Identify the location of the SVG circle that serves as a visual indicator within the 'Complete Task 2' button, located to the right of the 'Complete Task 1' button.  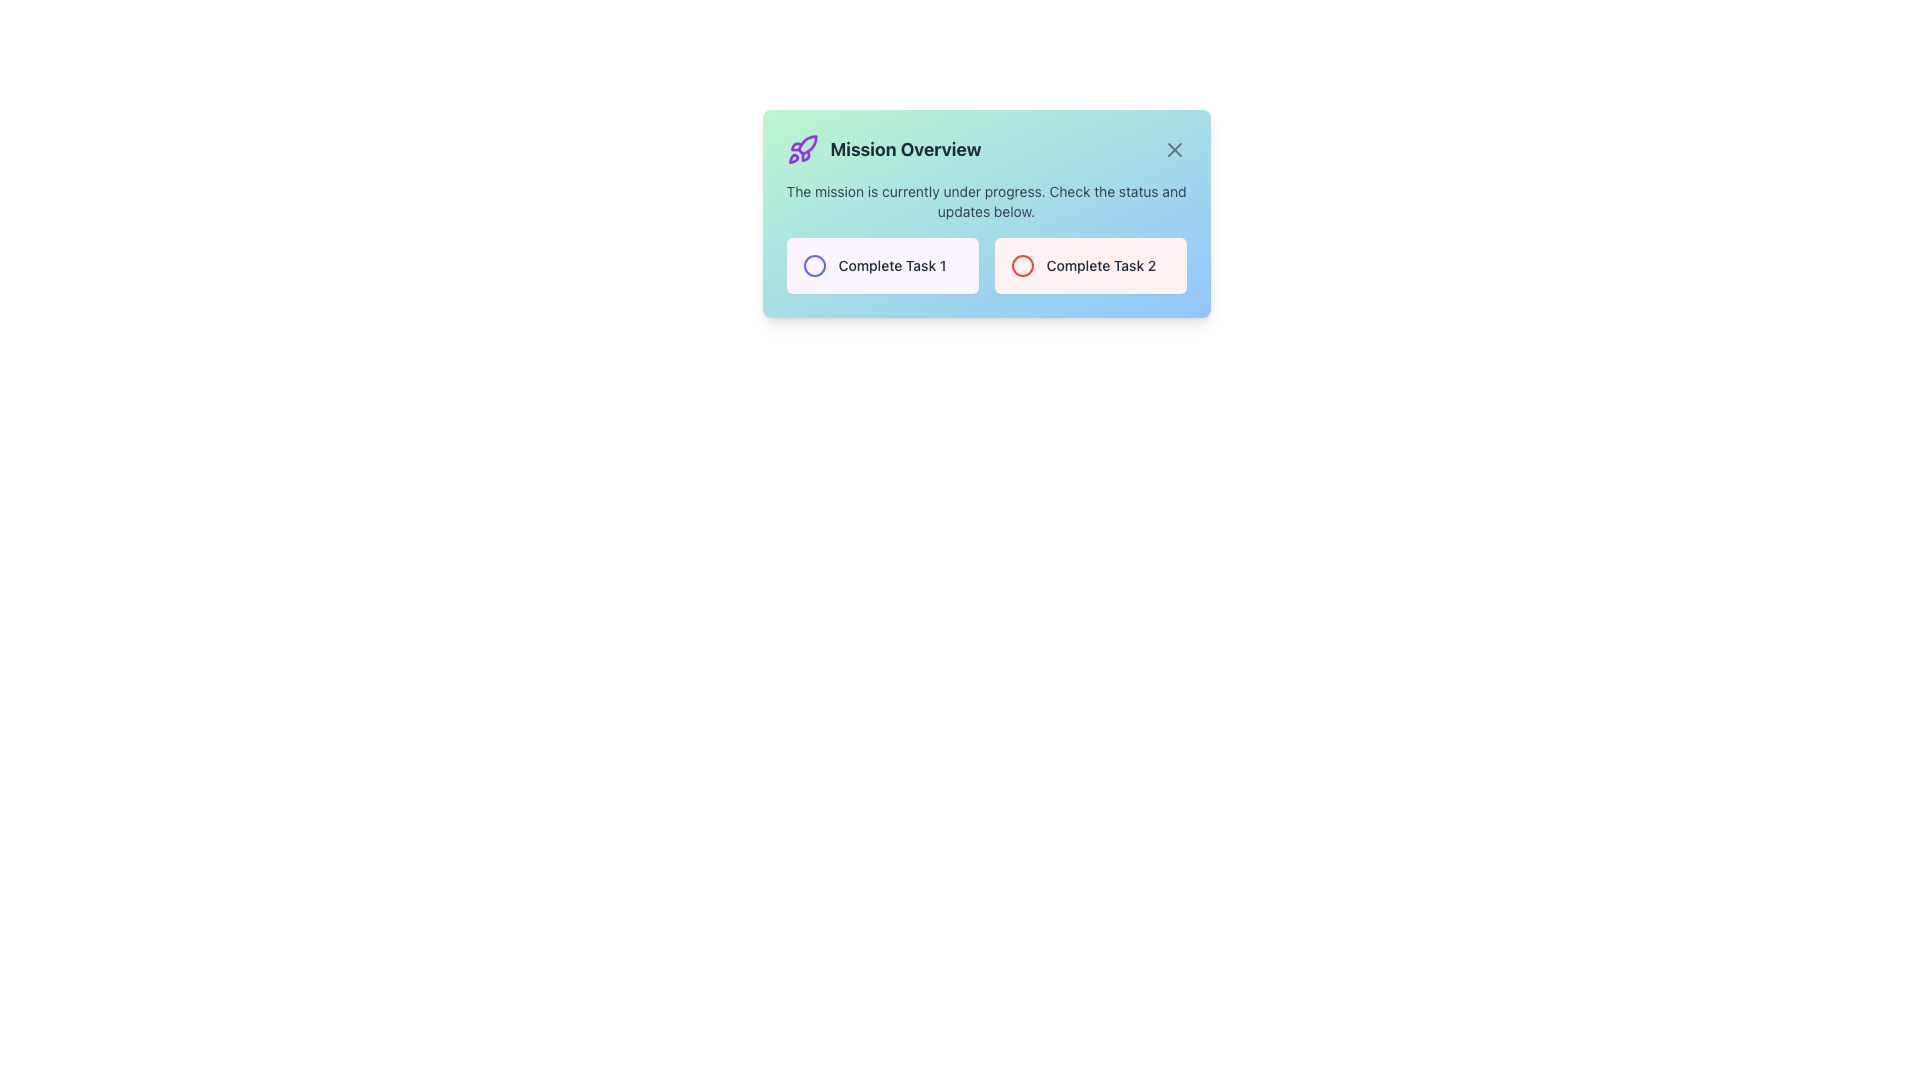
(1022, 265).